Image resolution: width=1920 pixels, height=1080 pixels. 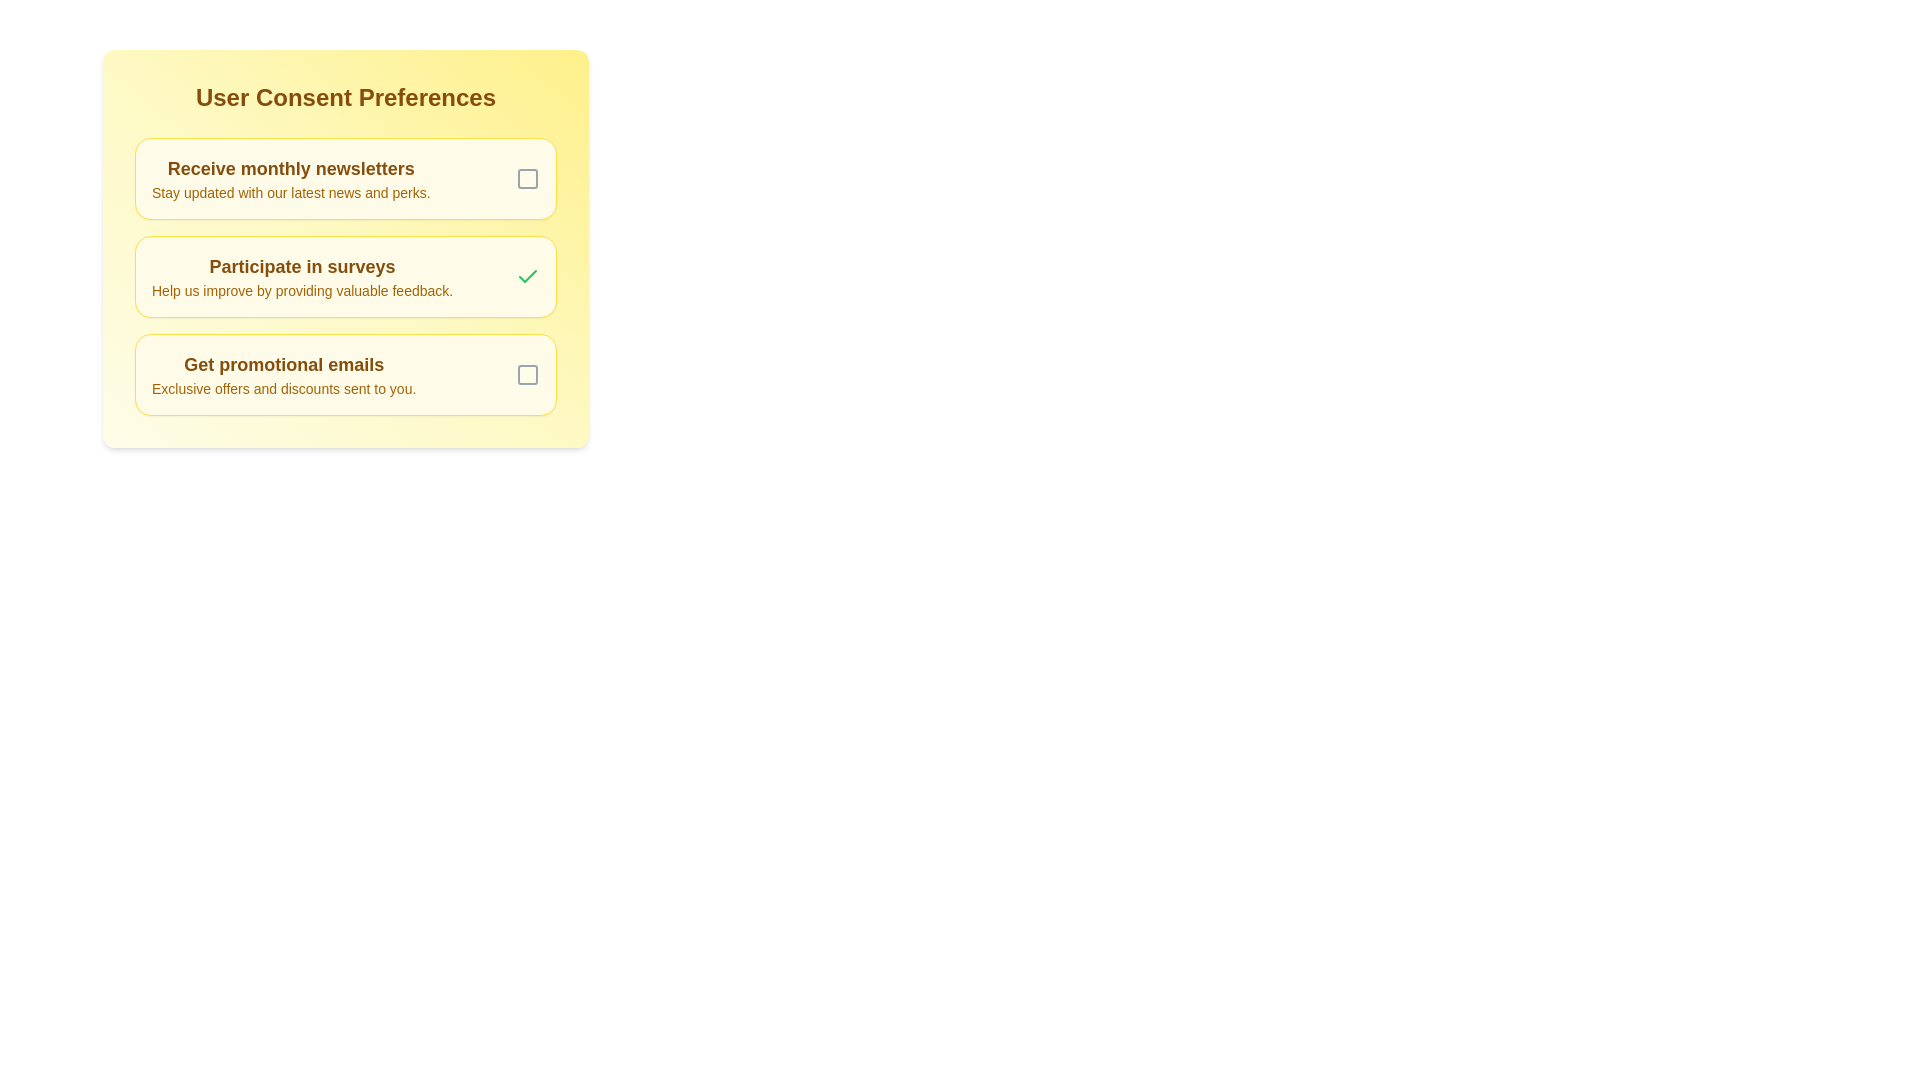 What do you see at coordinates (301, 290) in the screenshot?
I see `the text that provides additional context for the option 'Participate in surveys', which is centrally positioned below the heading within the yellow background box` at bounding box center [301, 290].